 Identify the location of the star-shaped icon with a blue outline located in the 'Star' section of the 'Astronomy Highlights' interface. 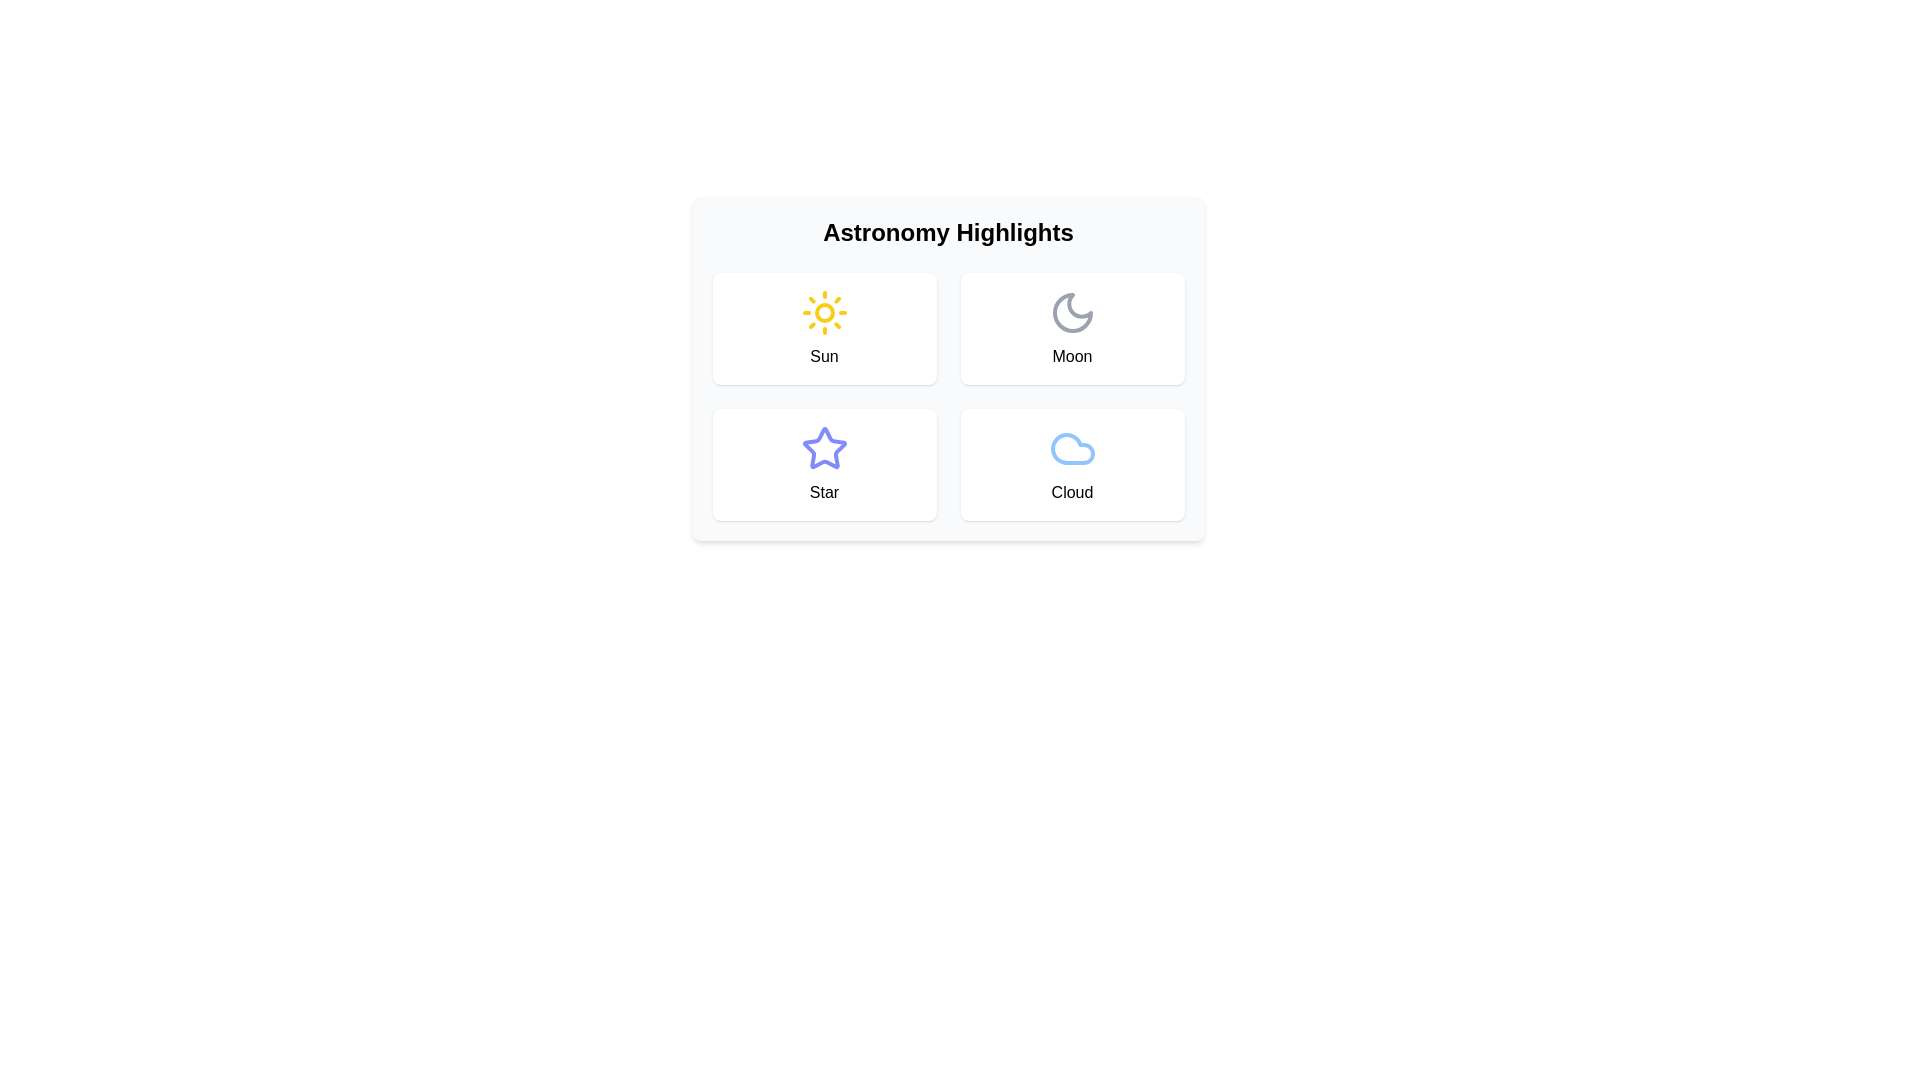
(824, 447).